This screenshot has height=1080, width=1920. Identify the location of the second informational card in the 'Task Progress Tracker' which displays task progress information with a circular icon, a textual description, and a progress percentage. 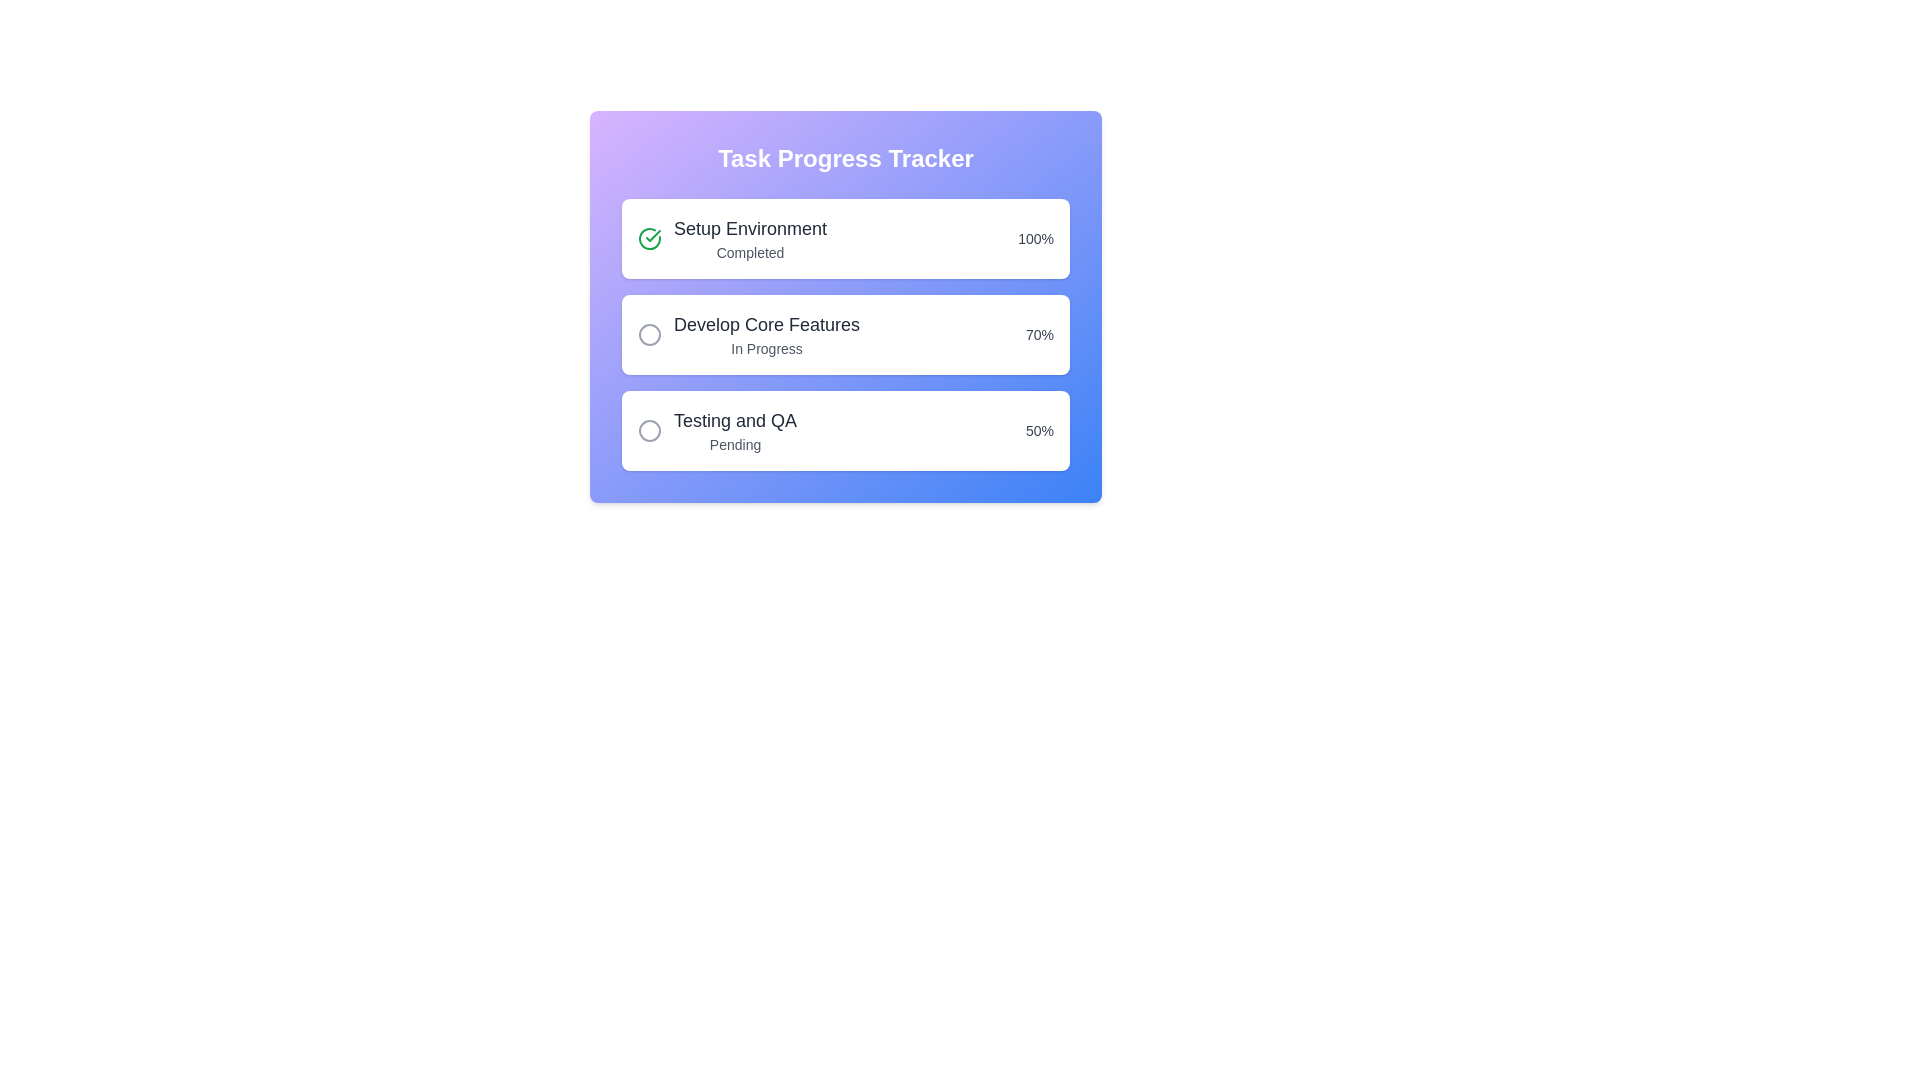
(845, 334).